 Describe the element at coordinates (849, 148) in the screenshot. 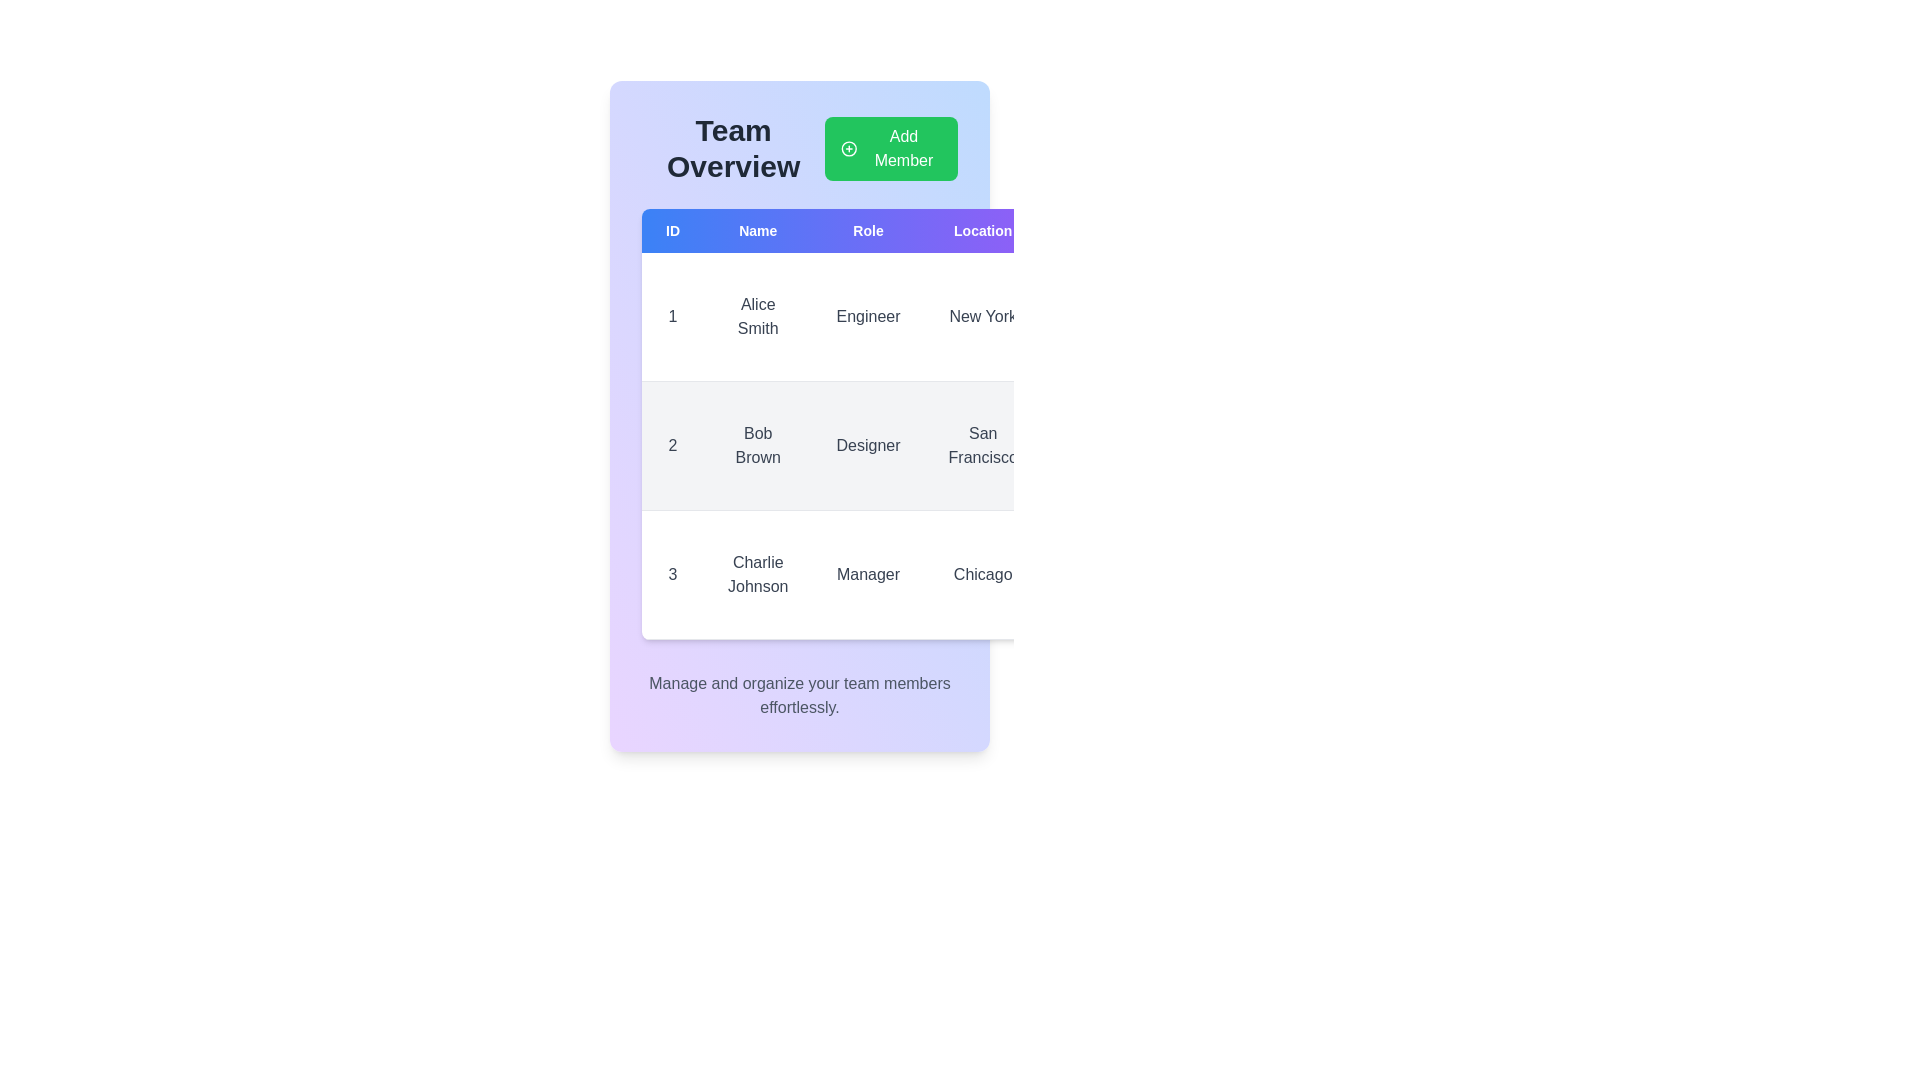

I see `the plus sign icon enclosed in a circle, which is located to the left side of the 'Add Member' button in the header section of the interface` at that location.